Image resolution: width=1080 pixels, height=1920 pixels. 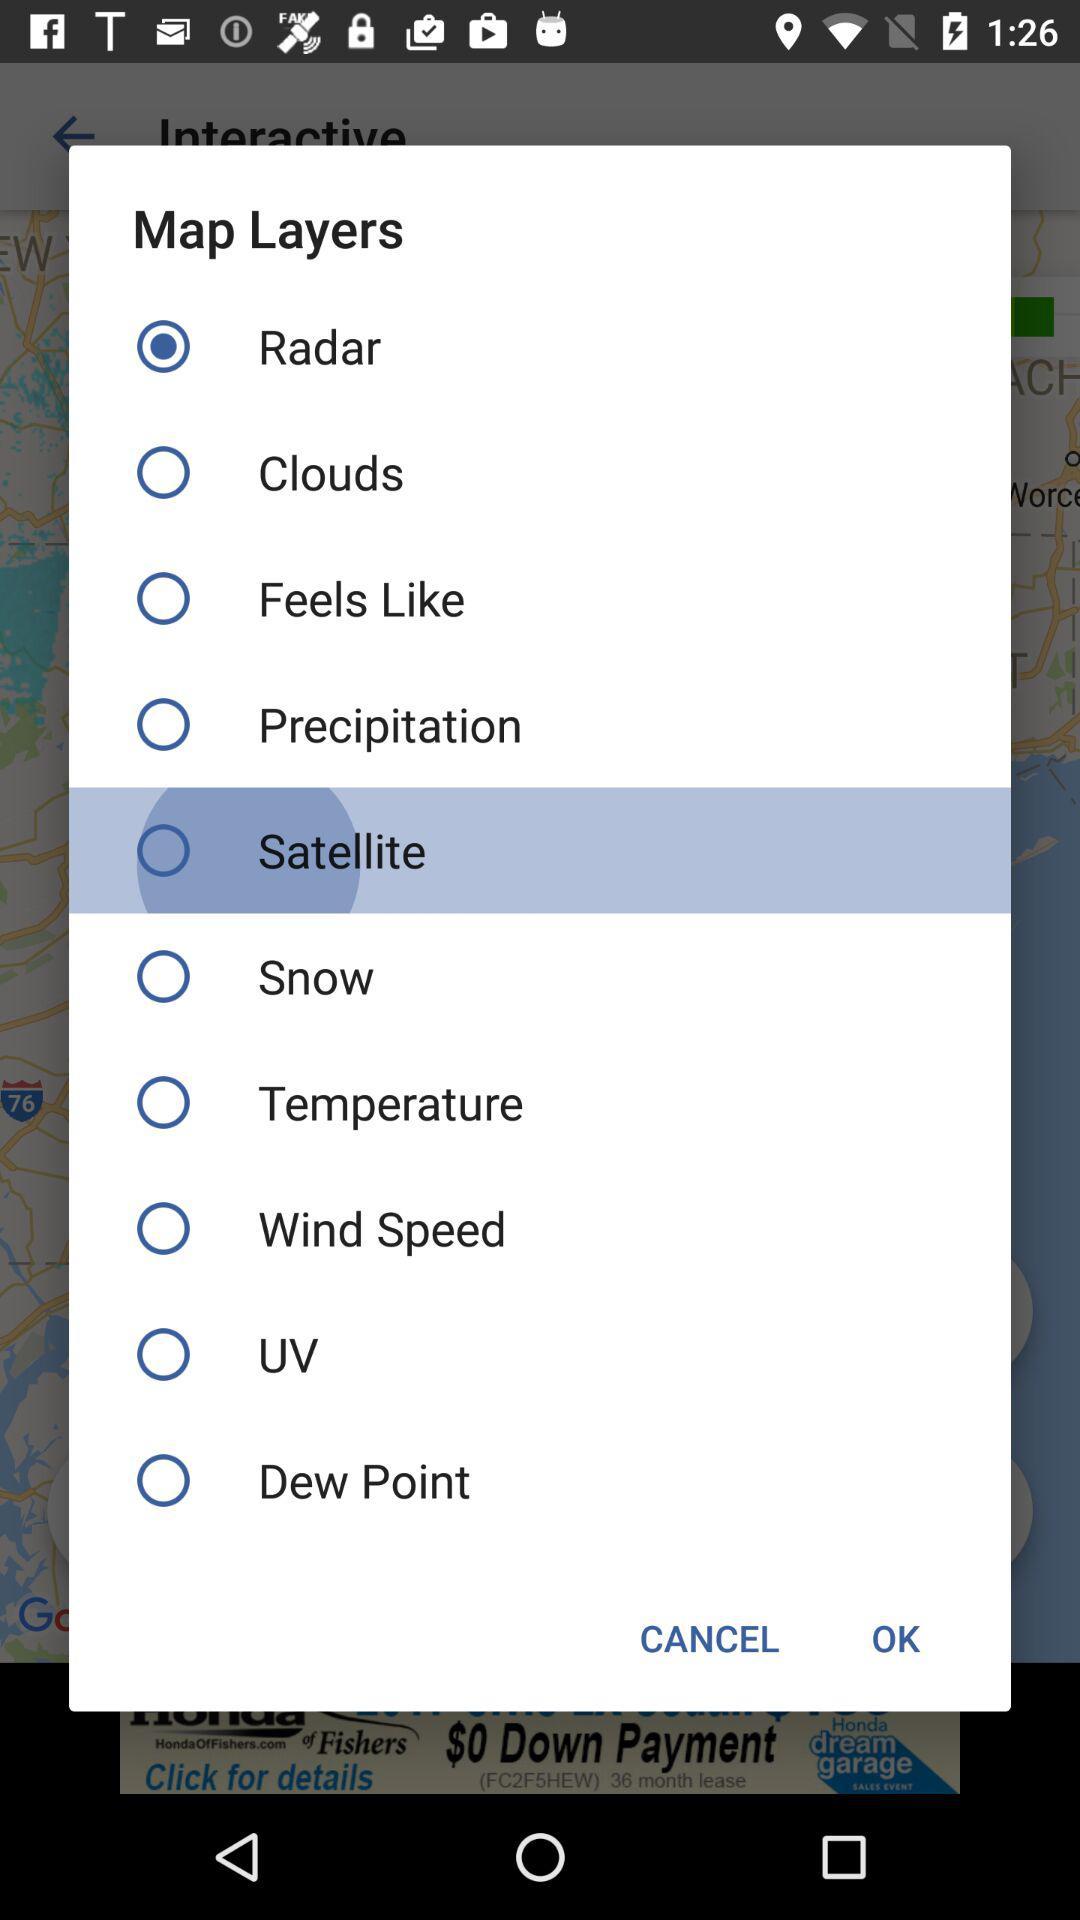 I want to click on the icon next to cancel icon, so click(x=894, y=1637).